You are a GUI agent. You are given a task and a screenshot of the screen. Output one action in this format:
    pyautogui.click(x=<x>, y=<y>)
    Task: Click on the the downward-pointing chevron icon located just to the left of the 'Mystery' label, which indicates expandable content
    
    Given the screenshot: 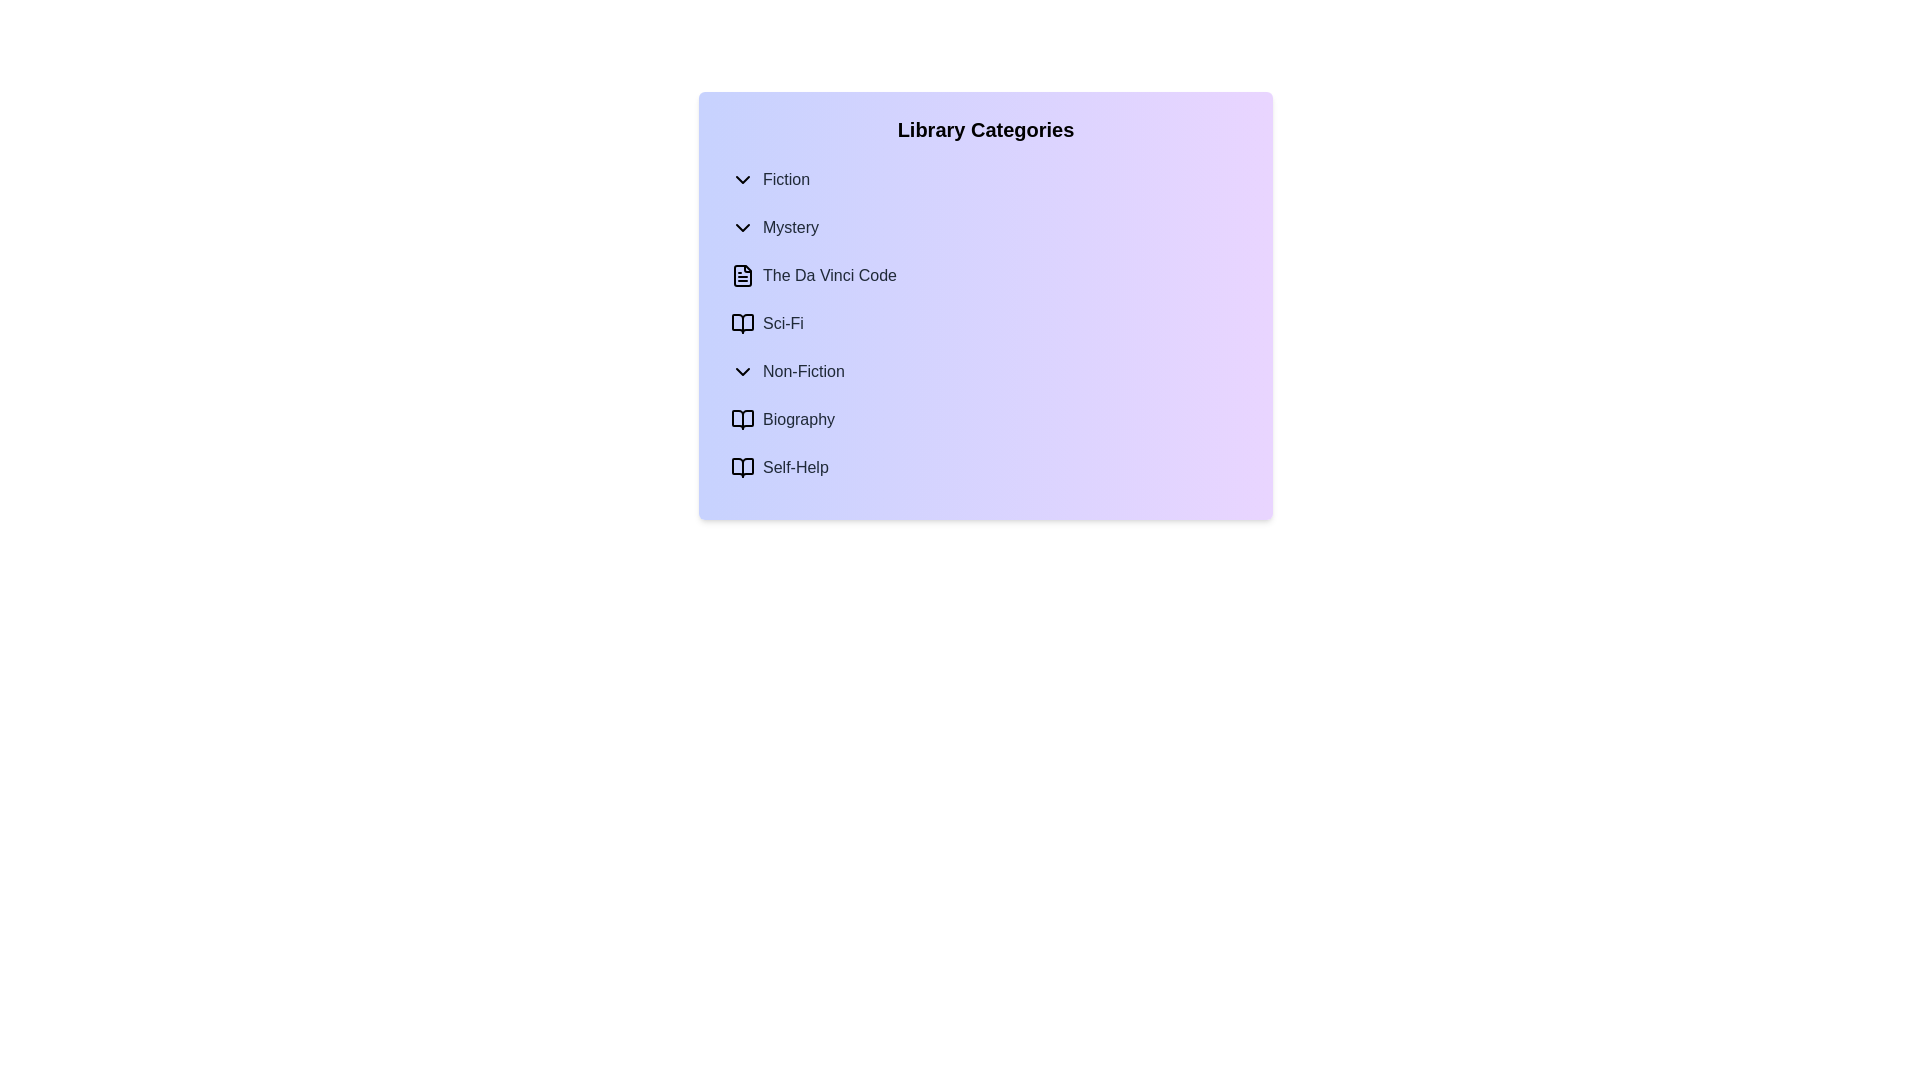 What is the action you would take?
    pyautogui.click(x=742, y=226)
    